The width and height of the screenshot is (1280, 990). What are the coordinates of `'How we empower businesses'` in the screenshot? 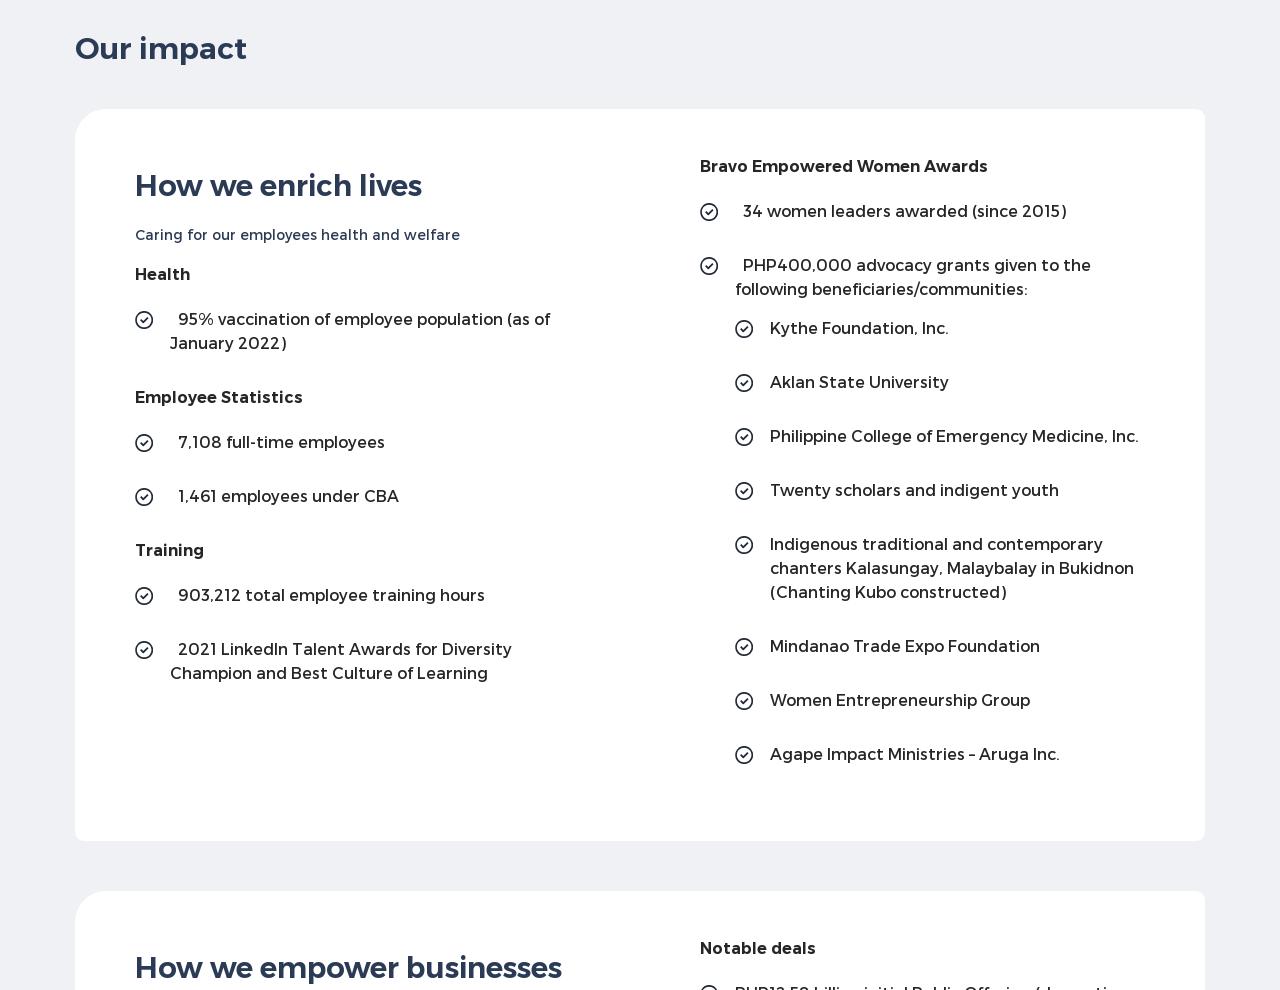 It's located at (348, 967).